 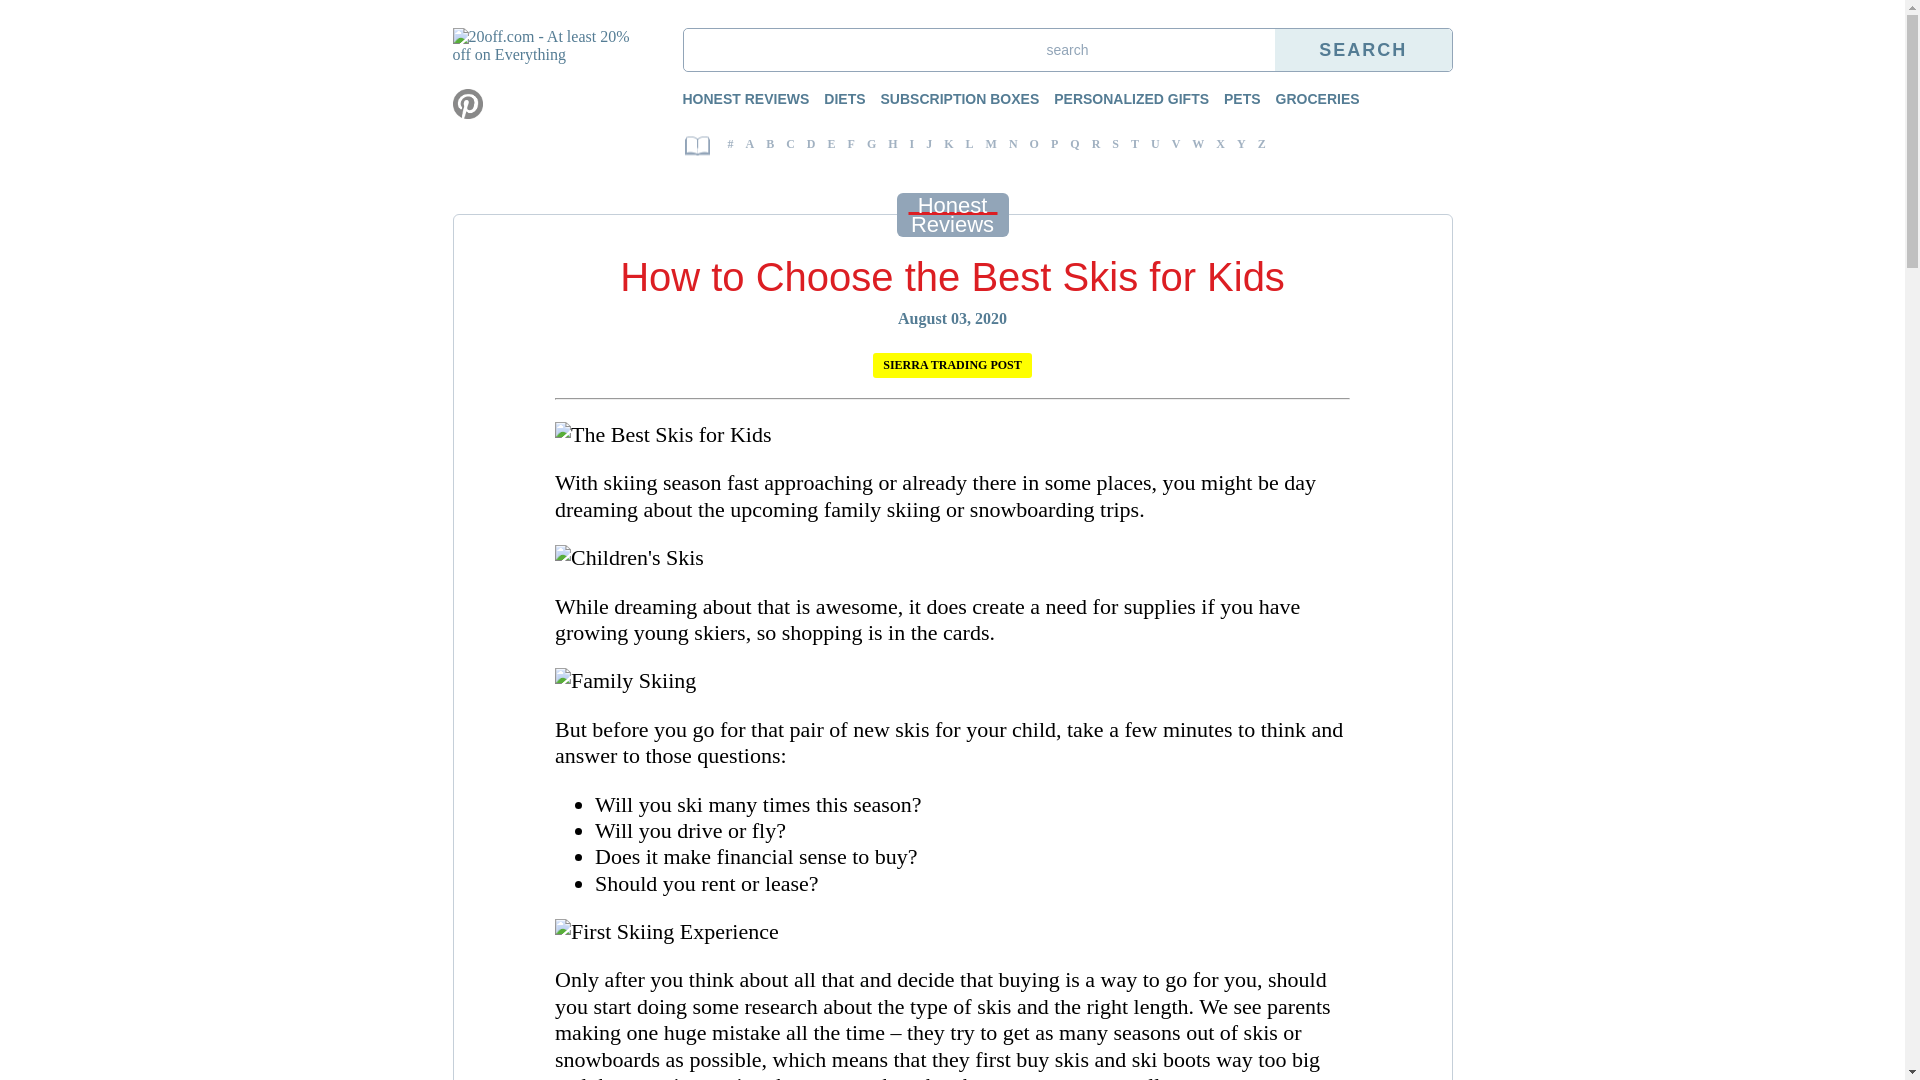 I want to click on 'K', so click(x=947, y=143).